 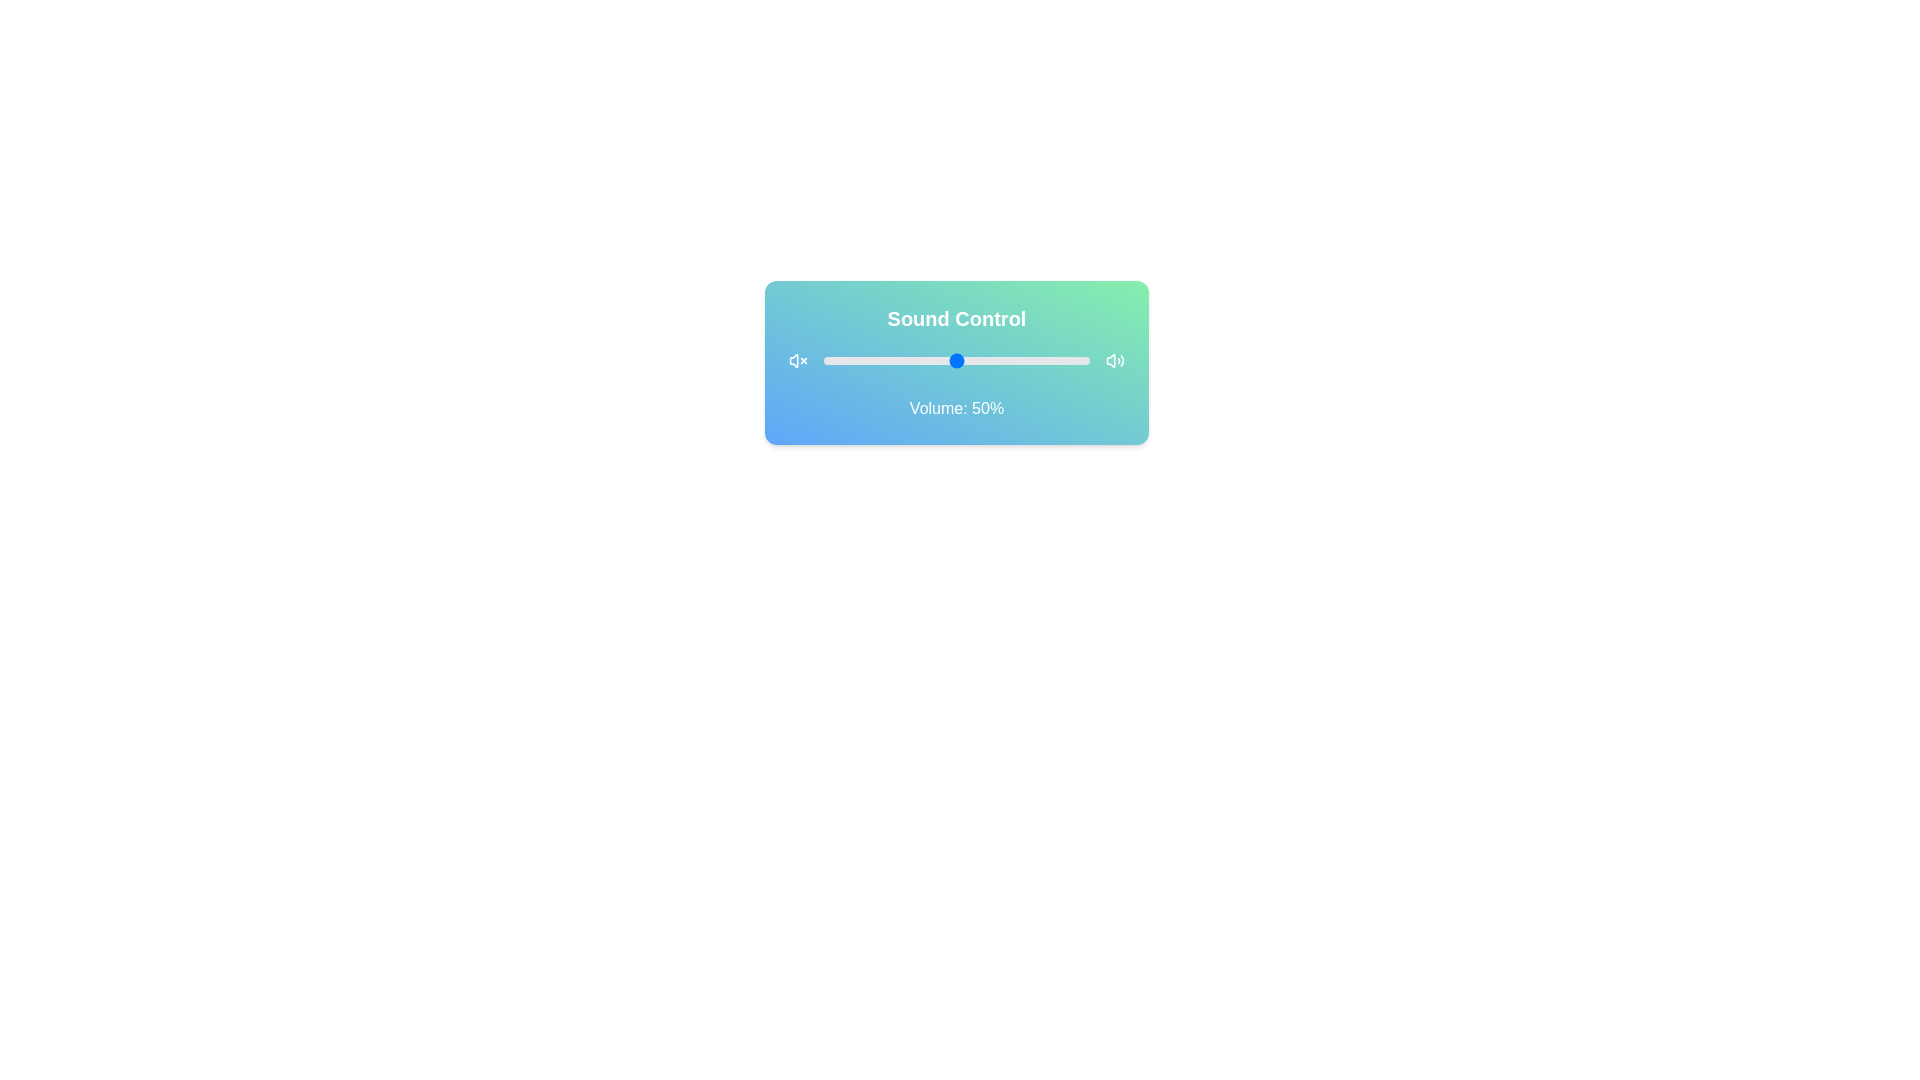 I want to click on the volume, so click(x=955, y=361).